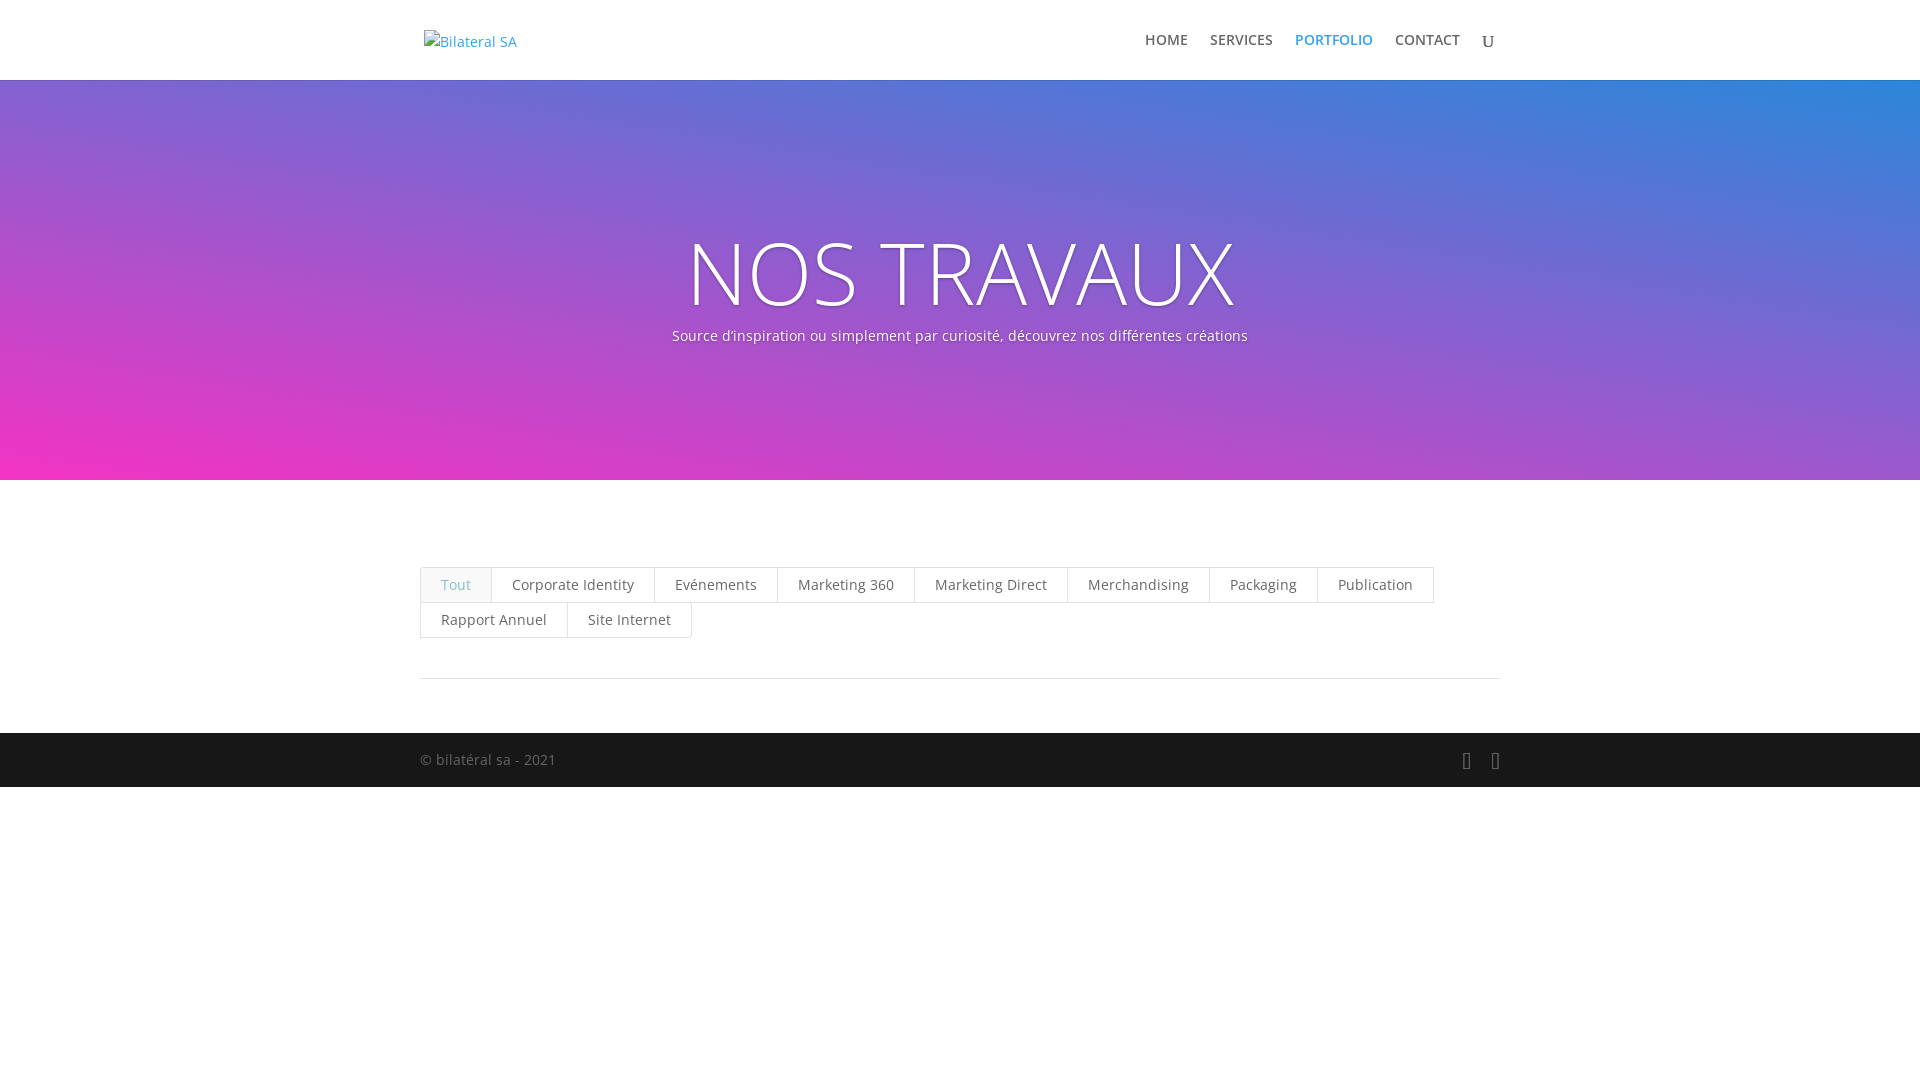  What do you see at coordinates (455, 585) in the screenshot?
I see `'Tout'` at bounding box center [455, 585].